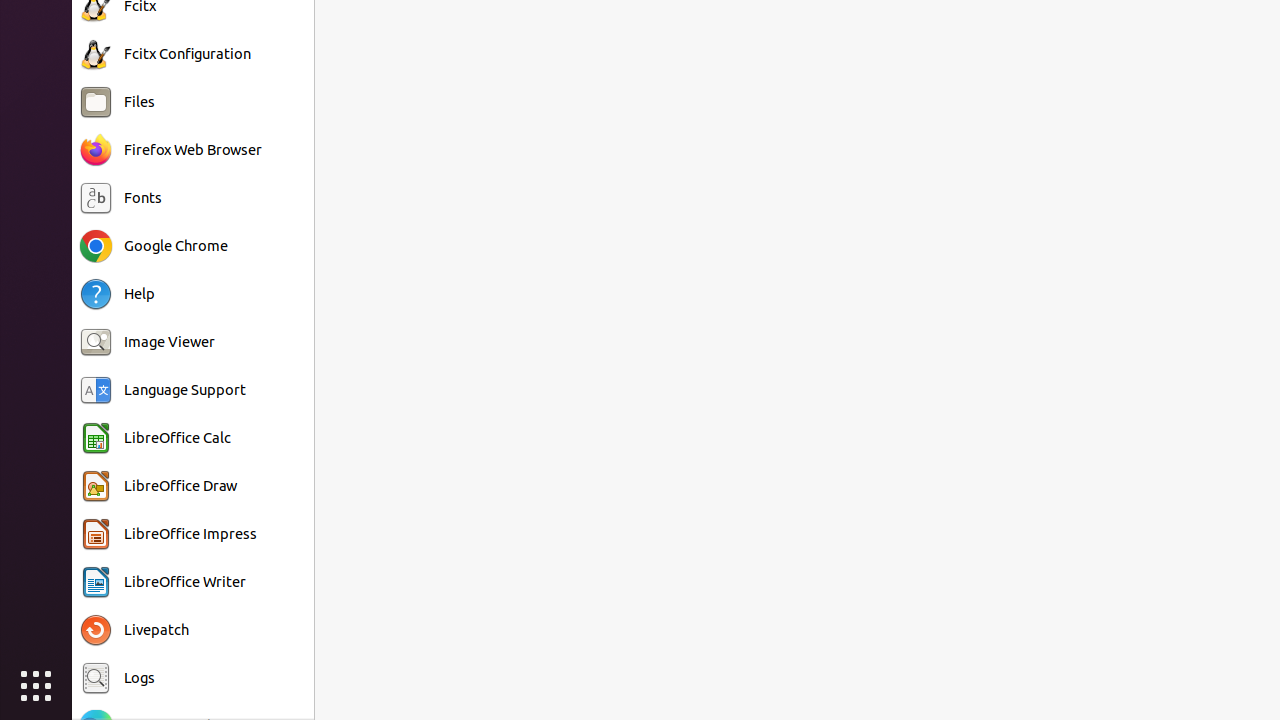 Image resolution: width=1280 pixels, height=720 pixels. Describe the element at coordinates (155, 630) in the screenshot. I see `'Livepatch'` at that location.